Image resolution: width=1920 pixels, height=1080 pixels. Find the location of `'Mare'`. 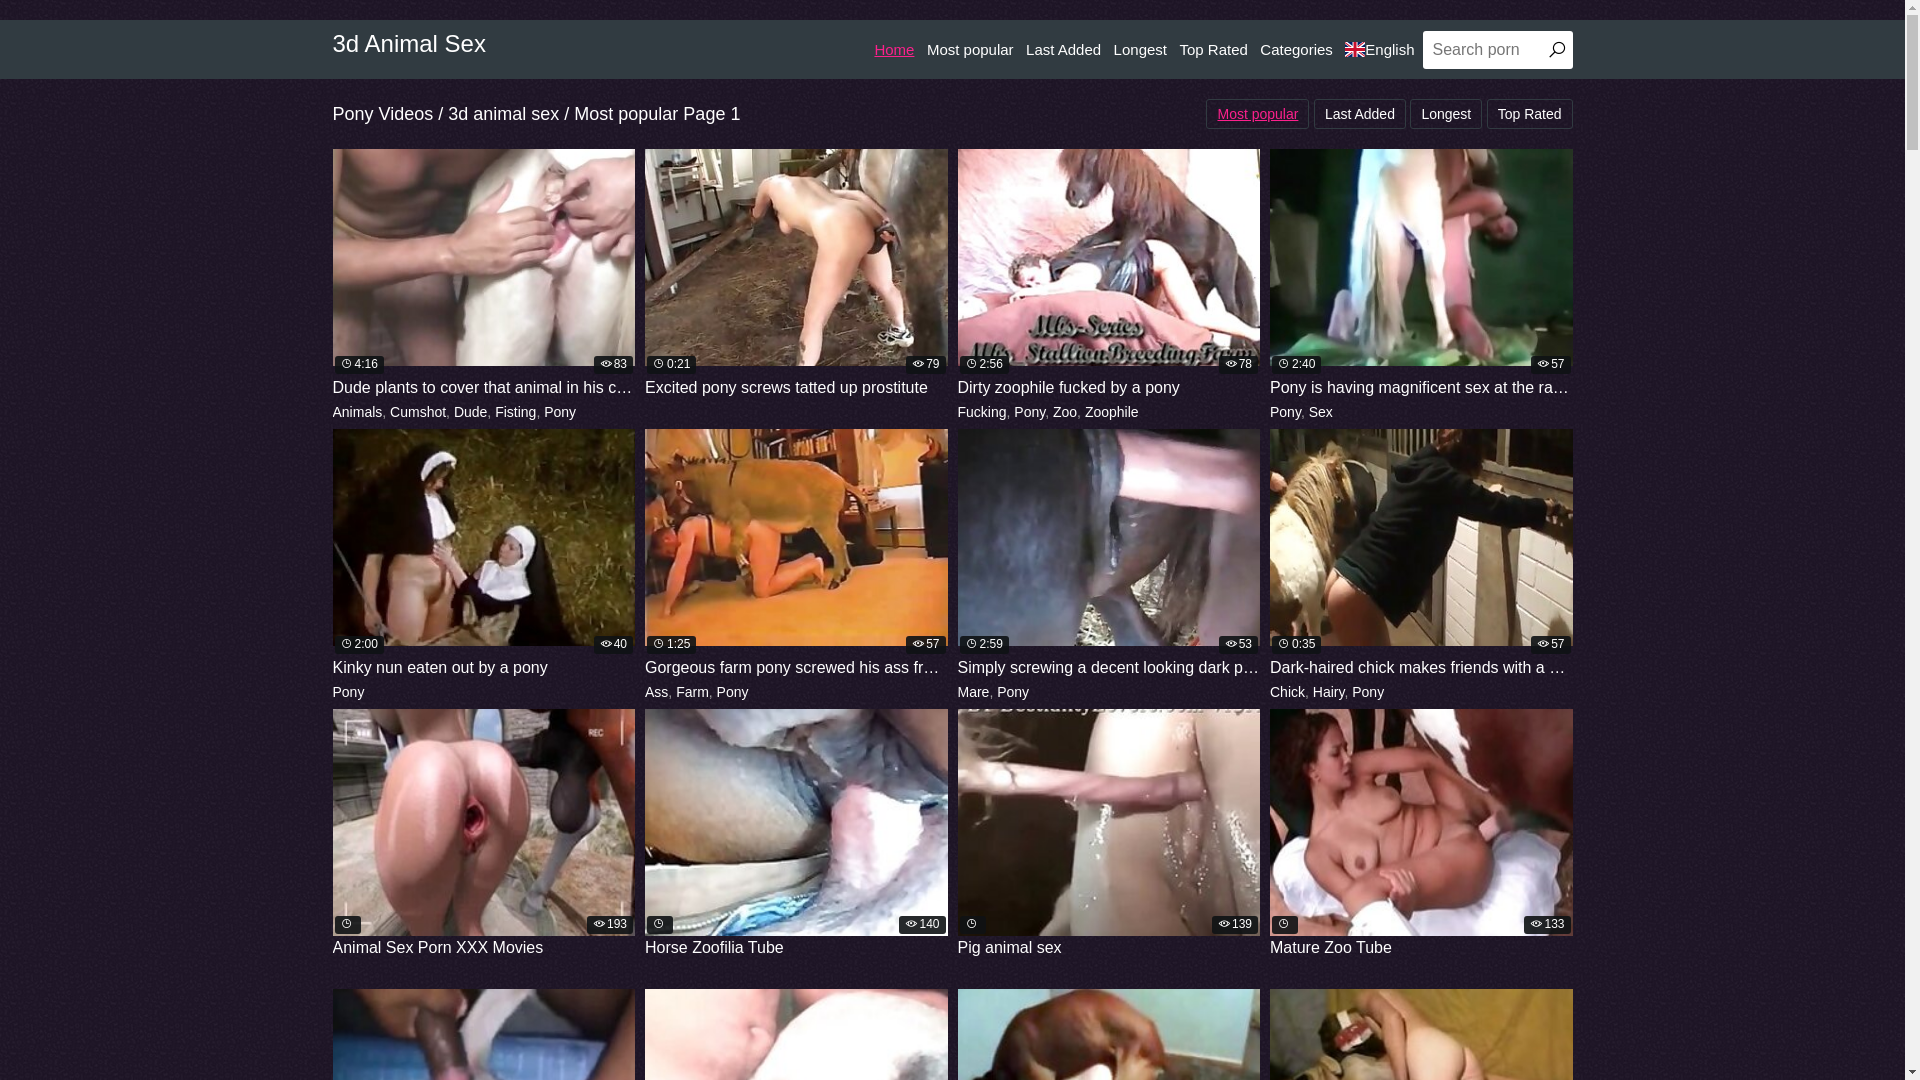

'Mare' is located at coordinates (974, 690).